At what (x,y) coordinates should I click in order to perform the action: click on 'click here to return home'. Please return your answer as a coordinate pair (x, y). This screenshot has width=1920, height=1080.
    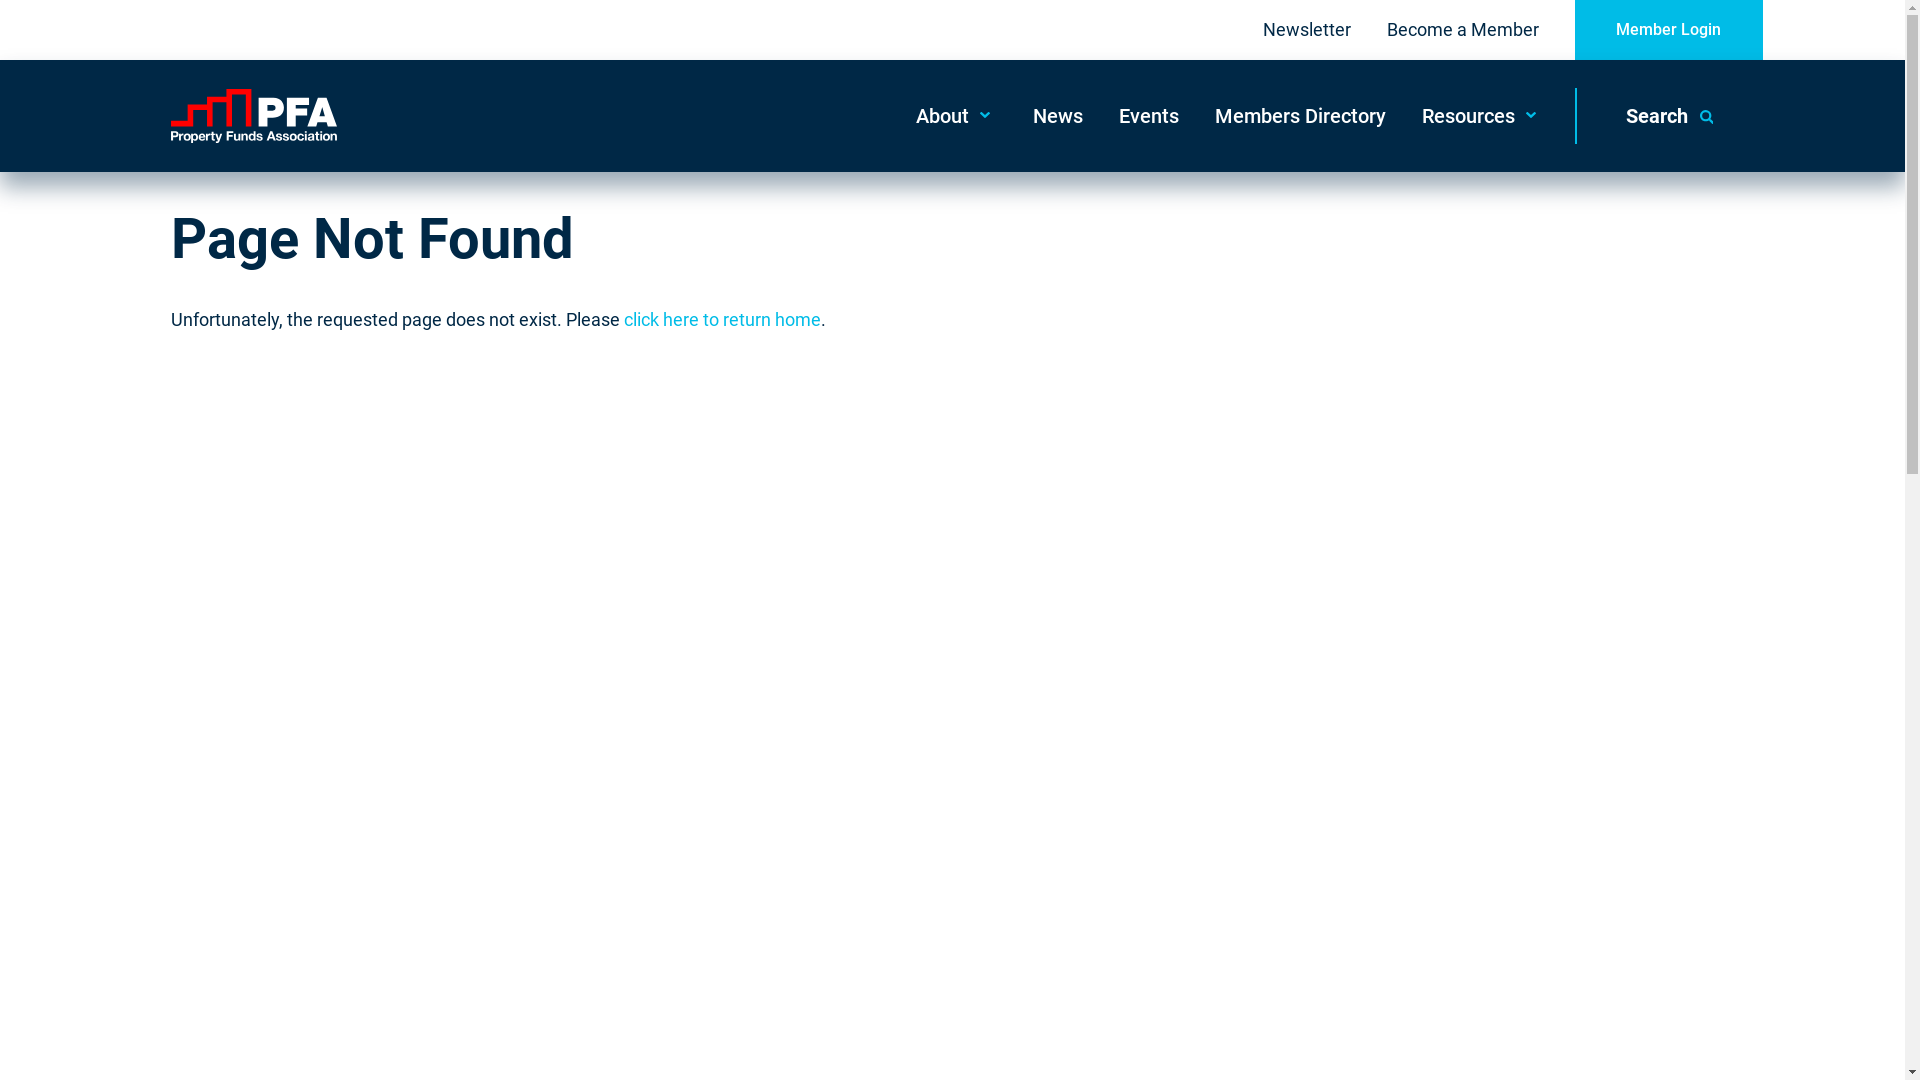
    Looking at the image, I should click on (623, 318).